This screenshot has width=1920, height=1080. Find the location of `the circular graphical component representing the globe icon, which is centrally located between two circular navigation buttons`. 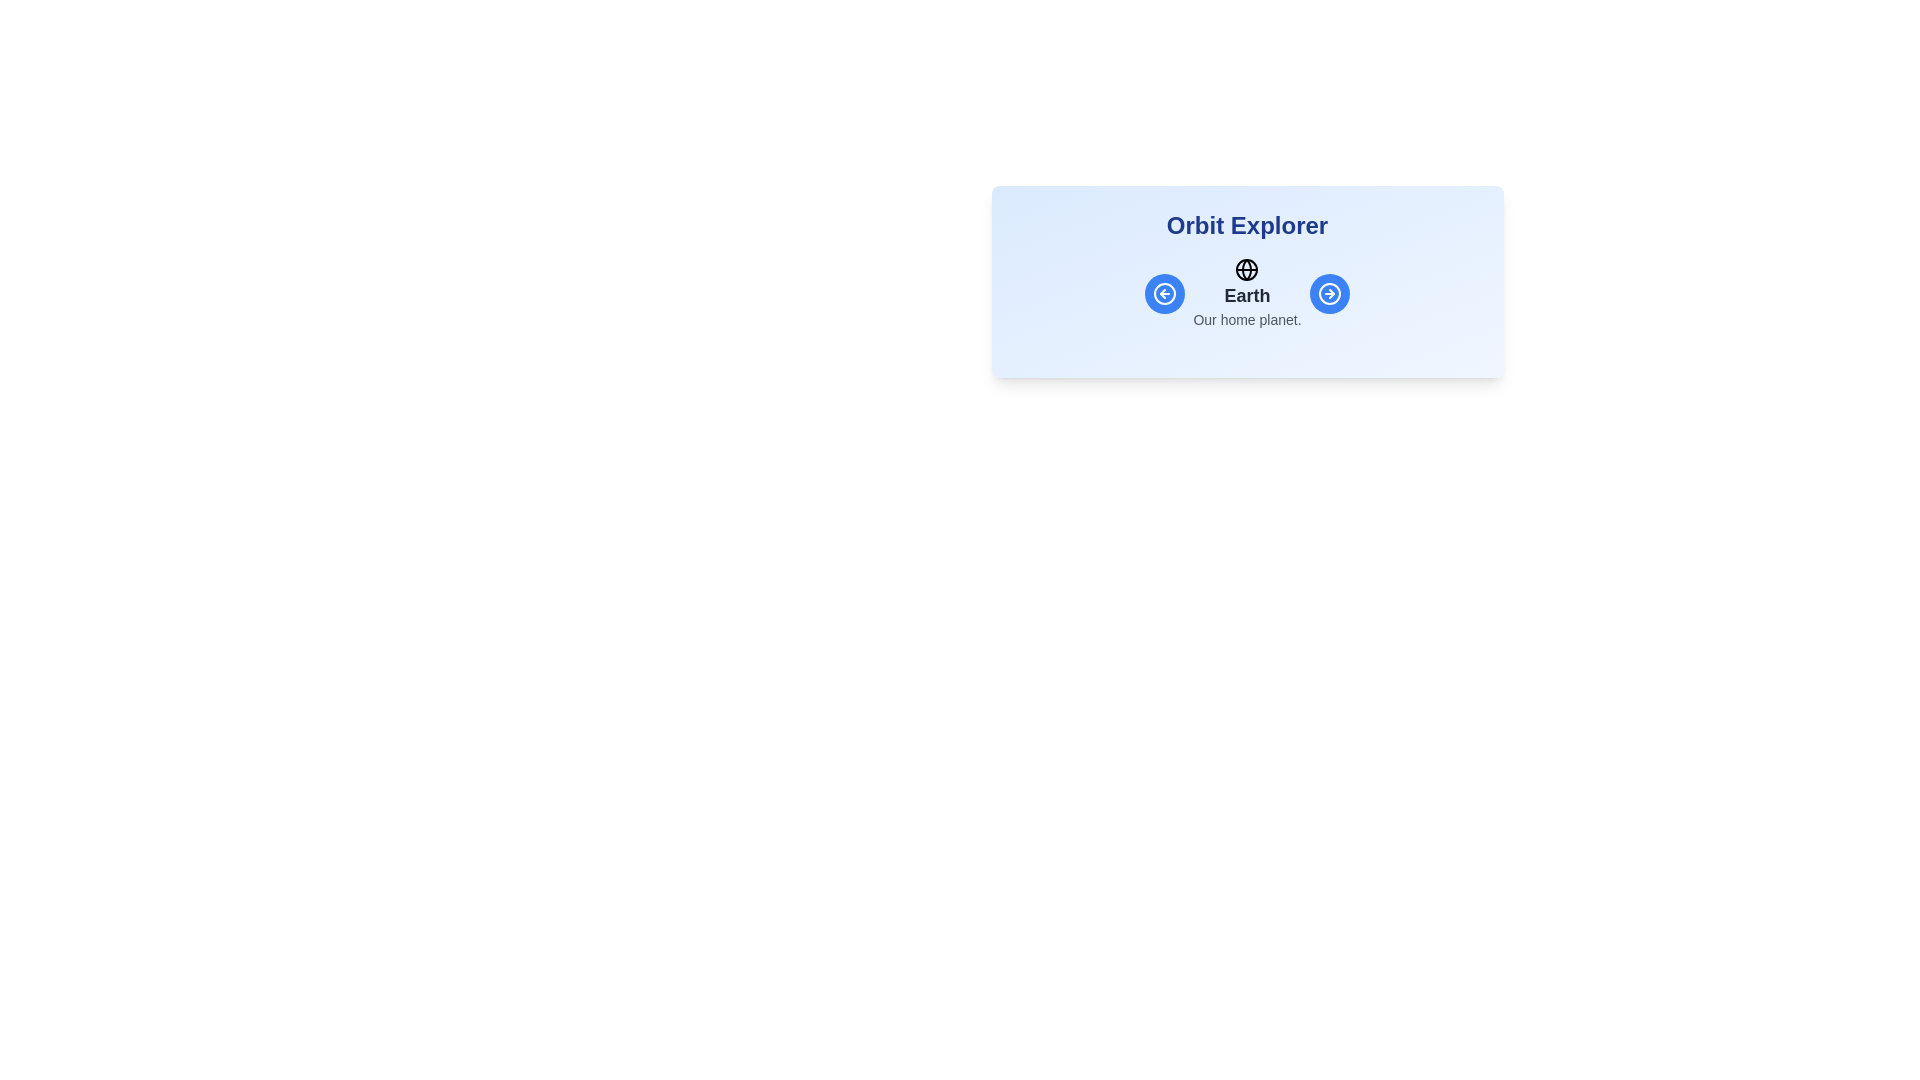

the circular graphical component representing the globe icon, which is centrally located between two circular navigation buttons is located at coordinates (1246, 270).